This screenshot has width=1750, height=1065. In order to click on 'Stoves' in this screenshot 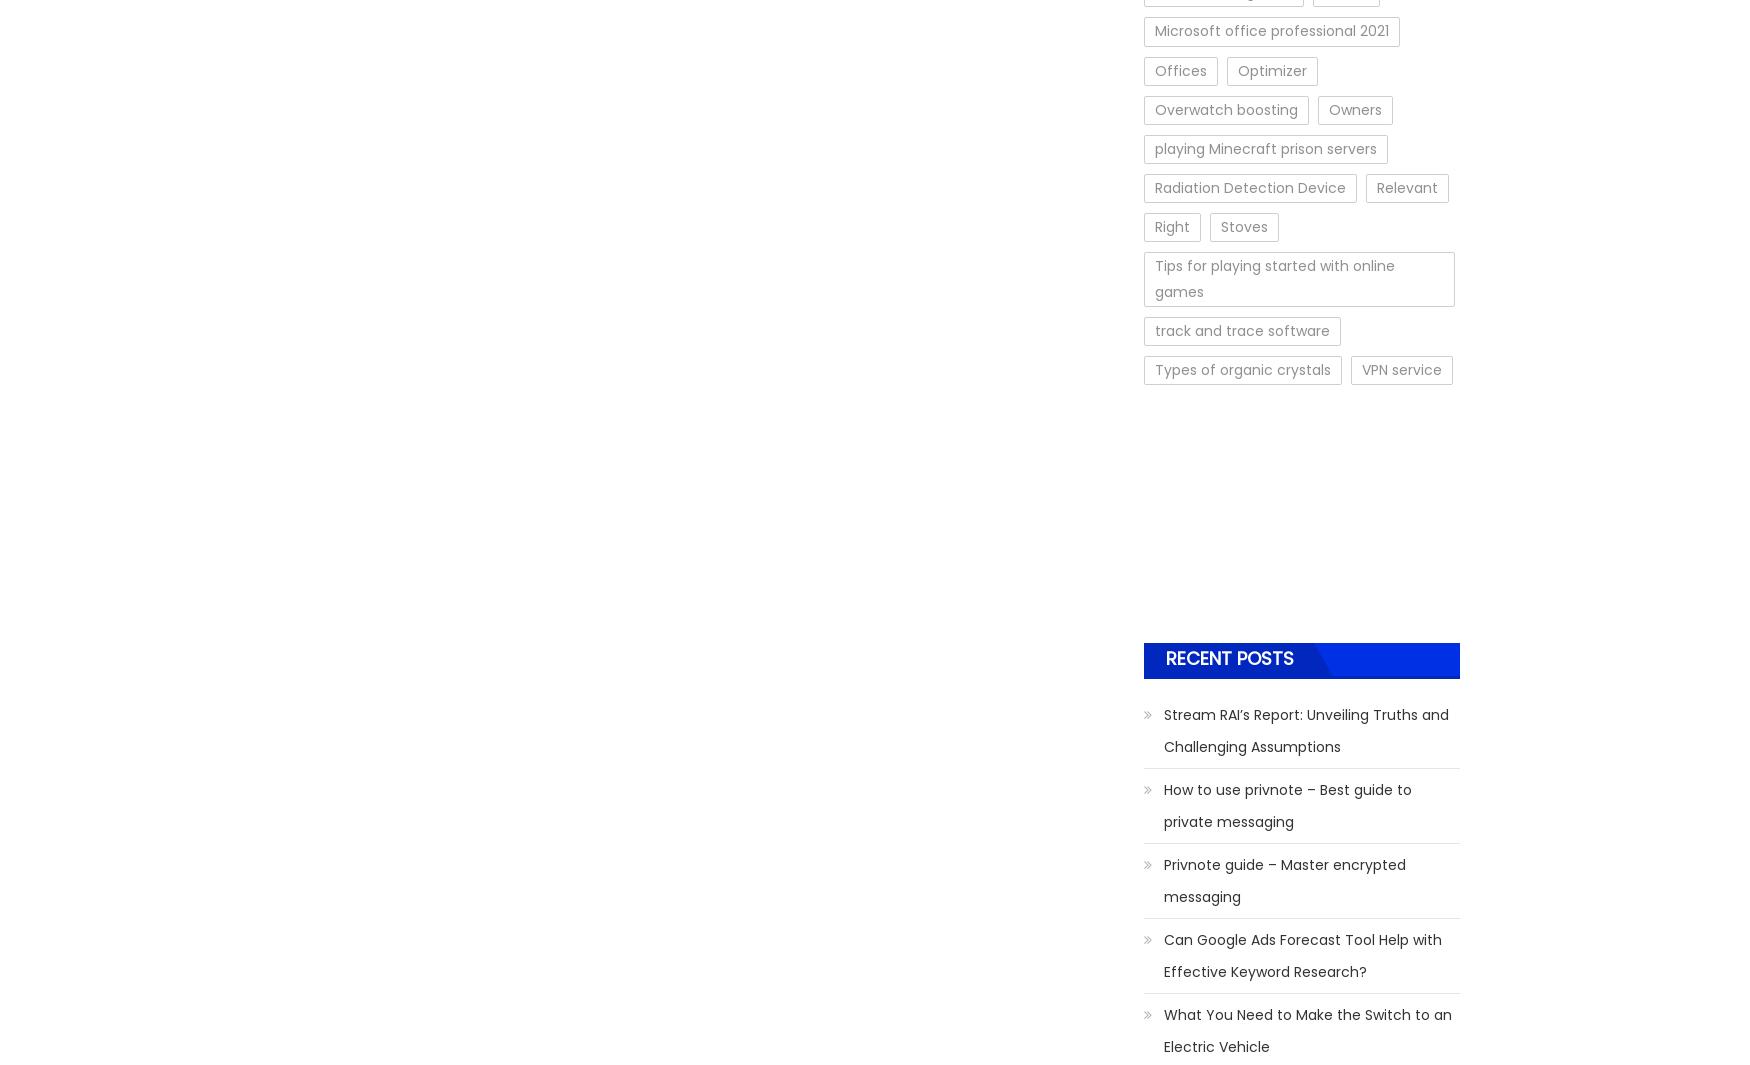, I will do `click(1244, 225)`.